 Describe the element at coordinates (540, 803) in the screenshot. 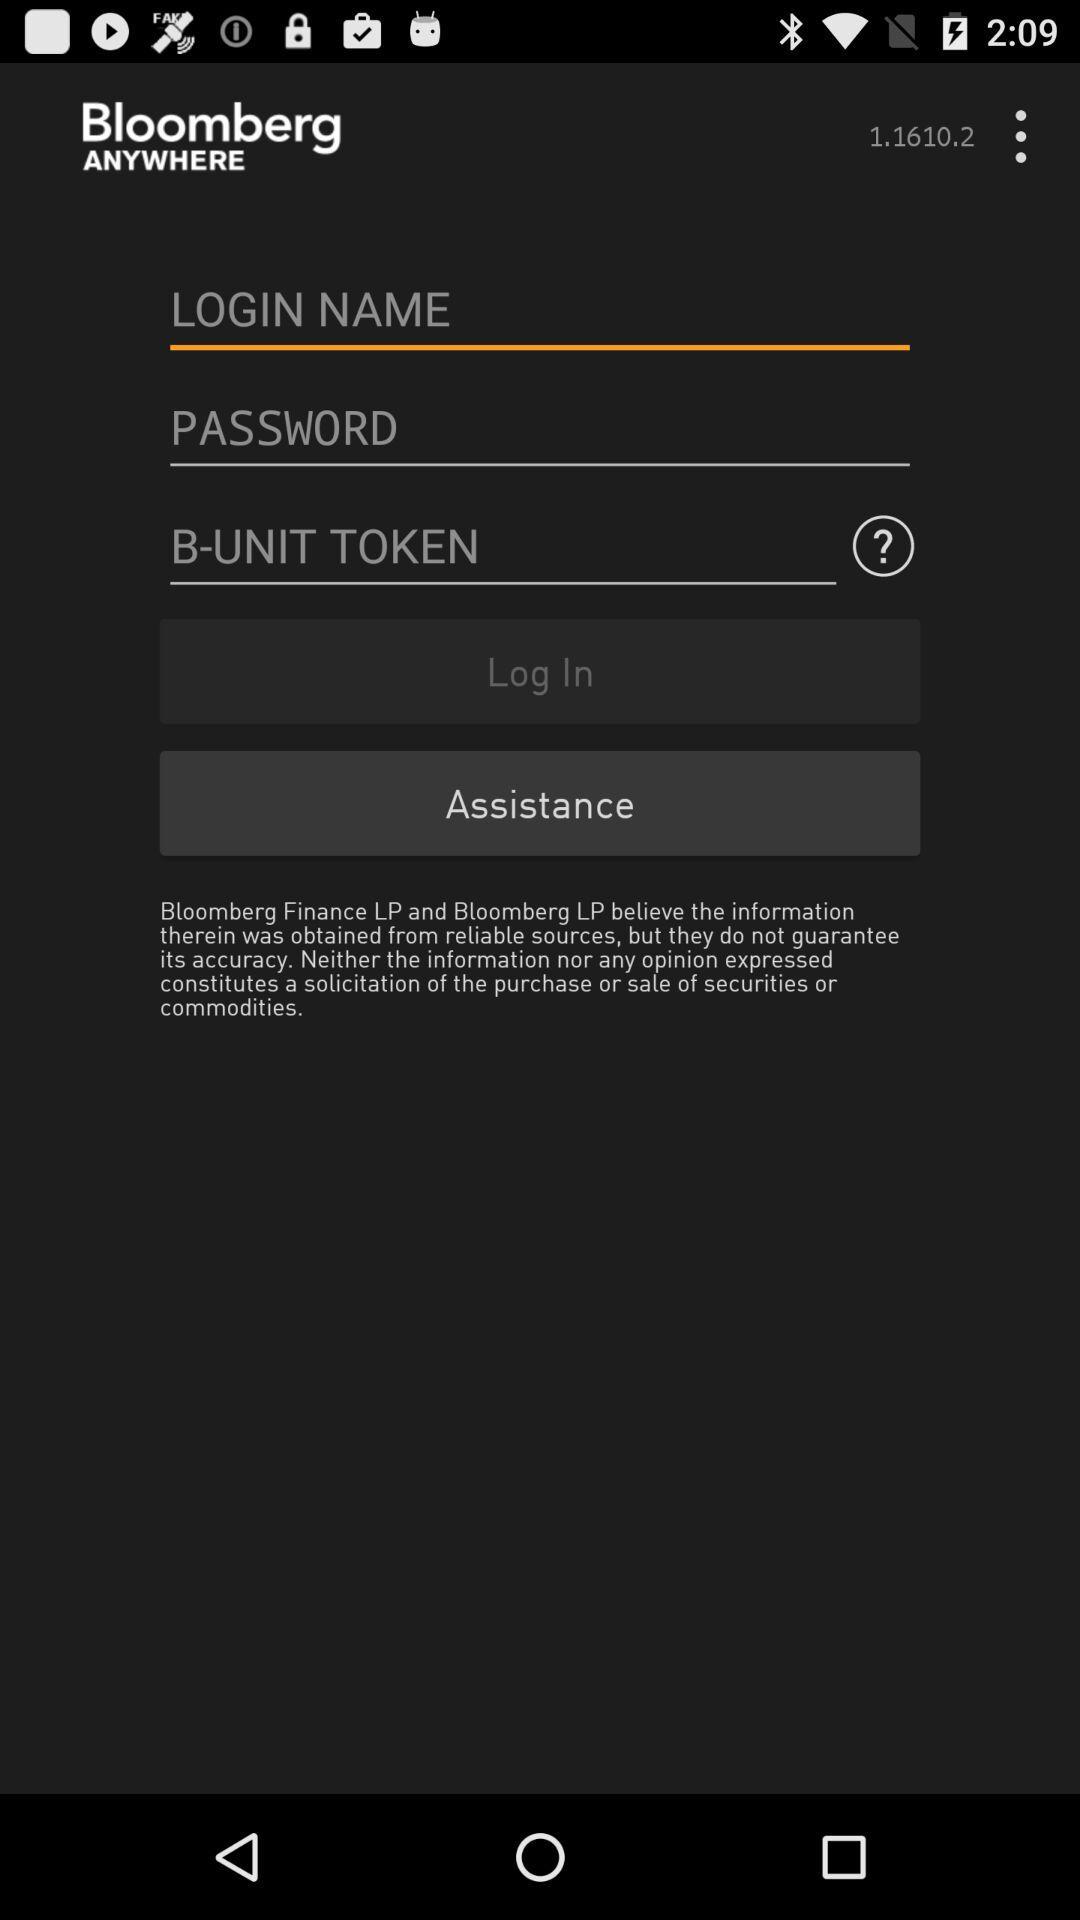

I see `icon above bloomberg finance lp` at that location.